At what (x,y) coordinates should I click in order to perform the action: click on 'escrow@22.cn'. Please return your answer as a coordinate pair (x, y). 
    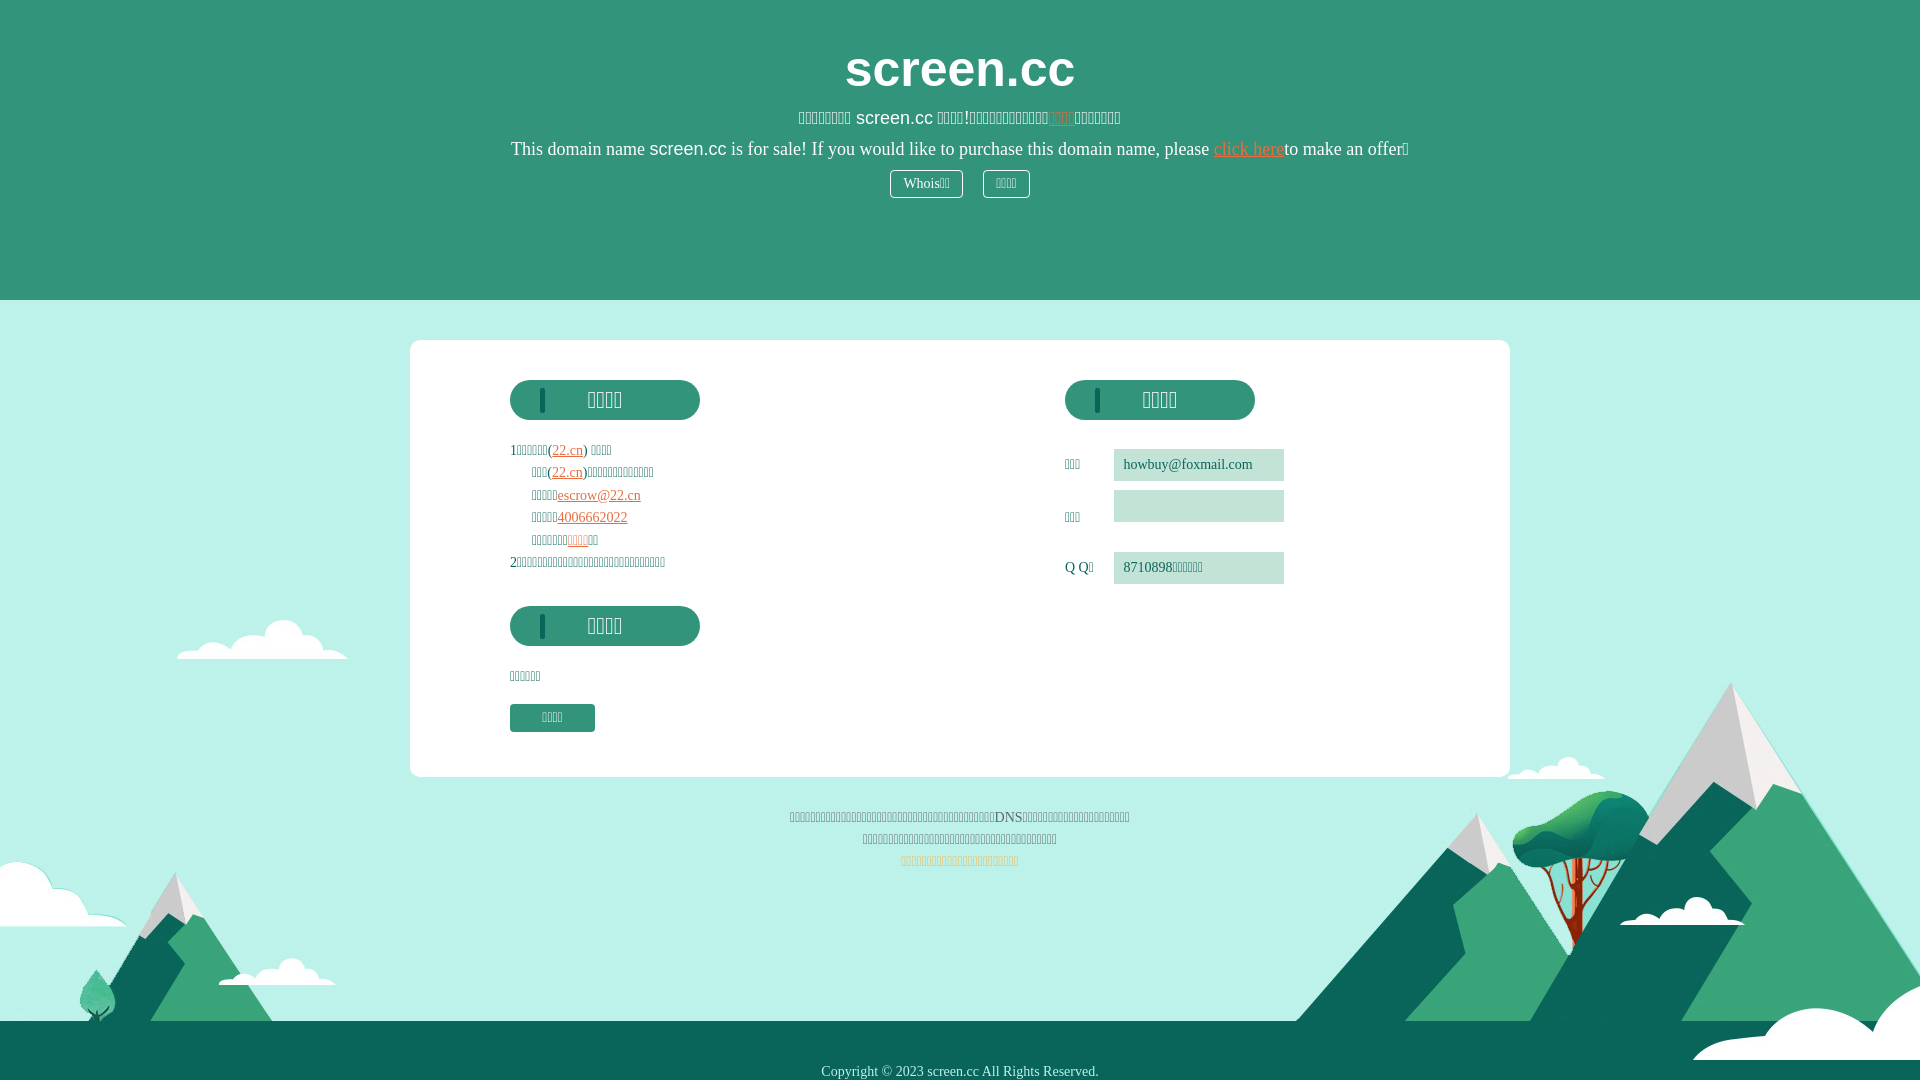
    Looking at the image, I should click on (598, 495).